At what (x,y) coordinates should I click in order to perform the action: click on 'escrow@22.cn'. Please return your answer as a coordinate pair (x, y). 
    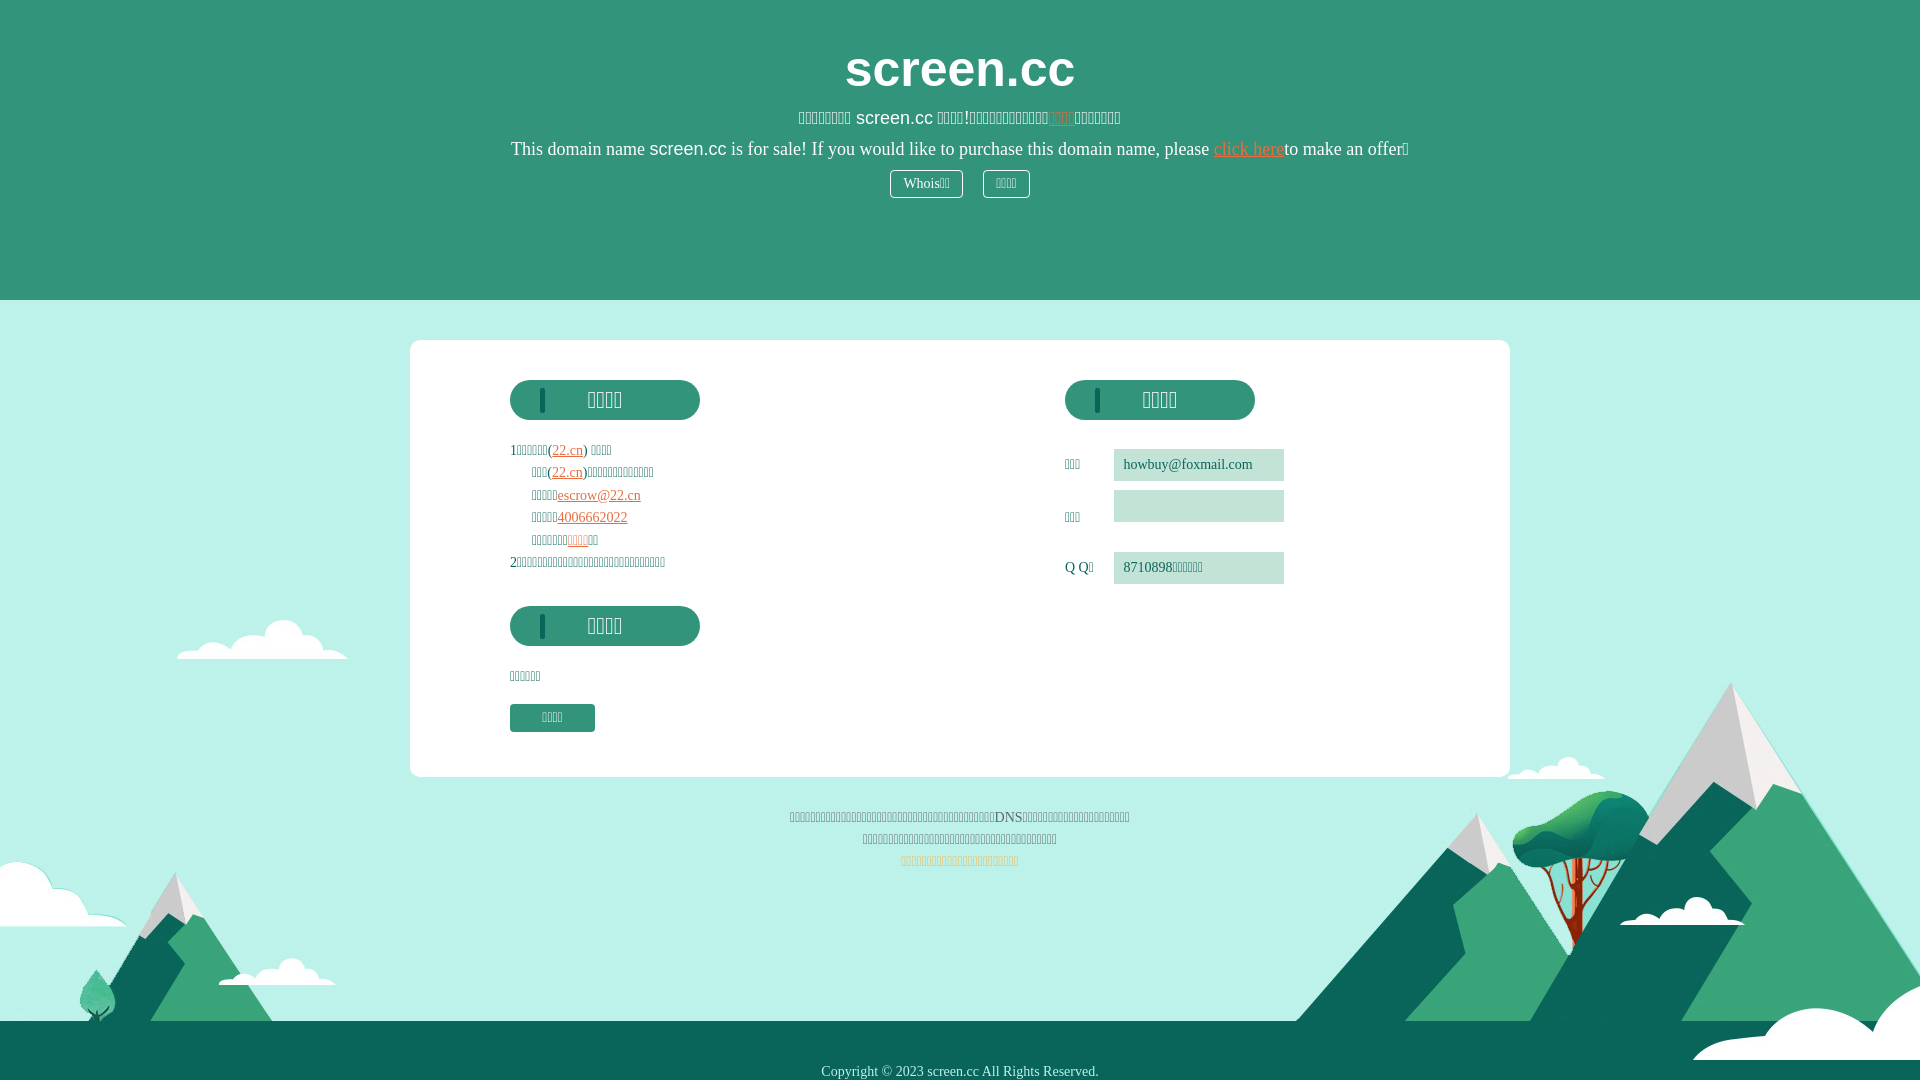
    Looking at the image, I should click on (598, 495).